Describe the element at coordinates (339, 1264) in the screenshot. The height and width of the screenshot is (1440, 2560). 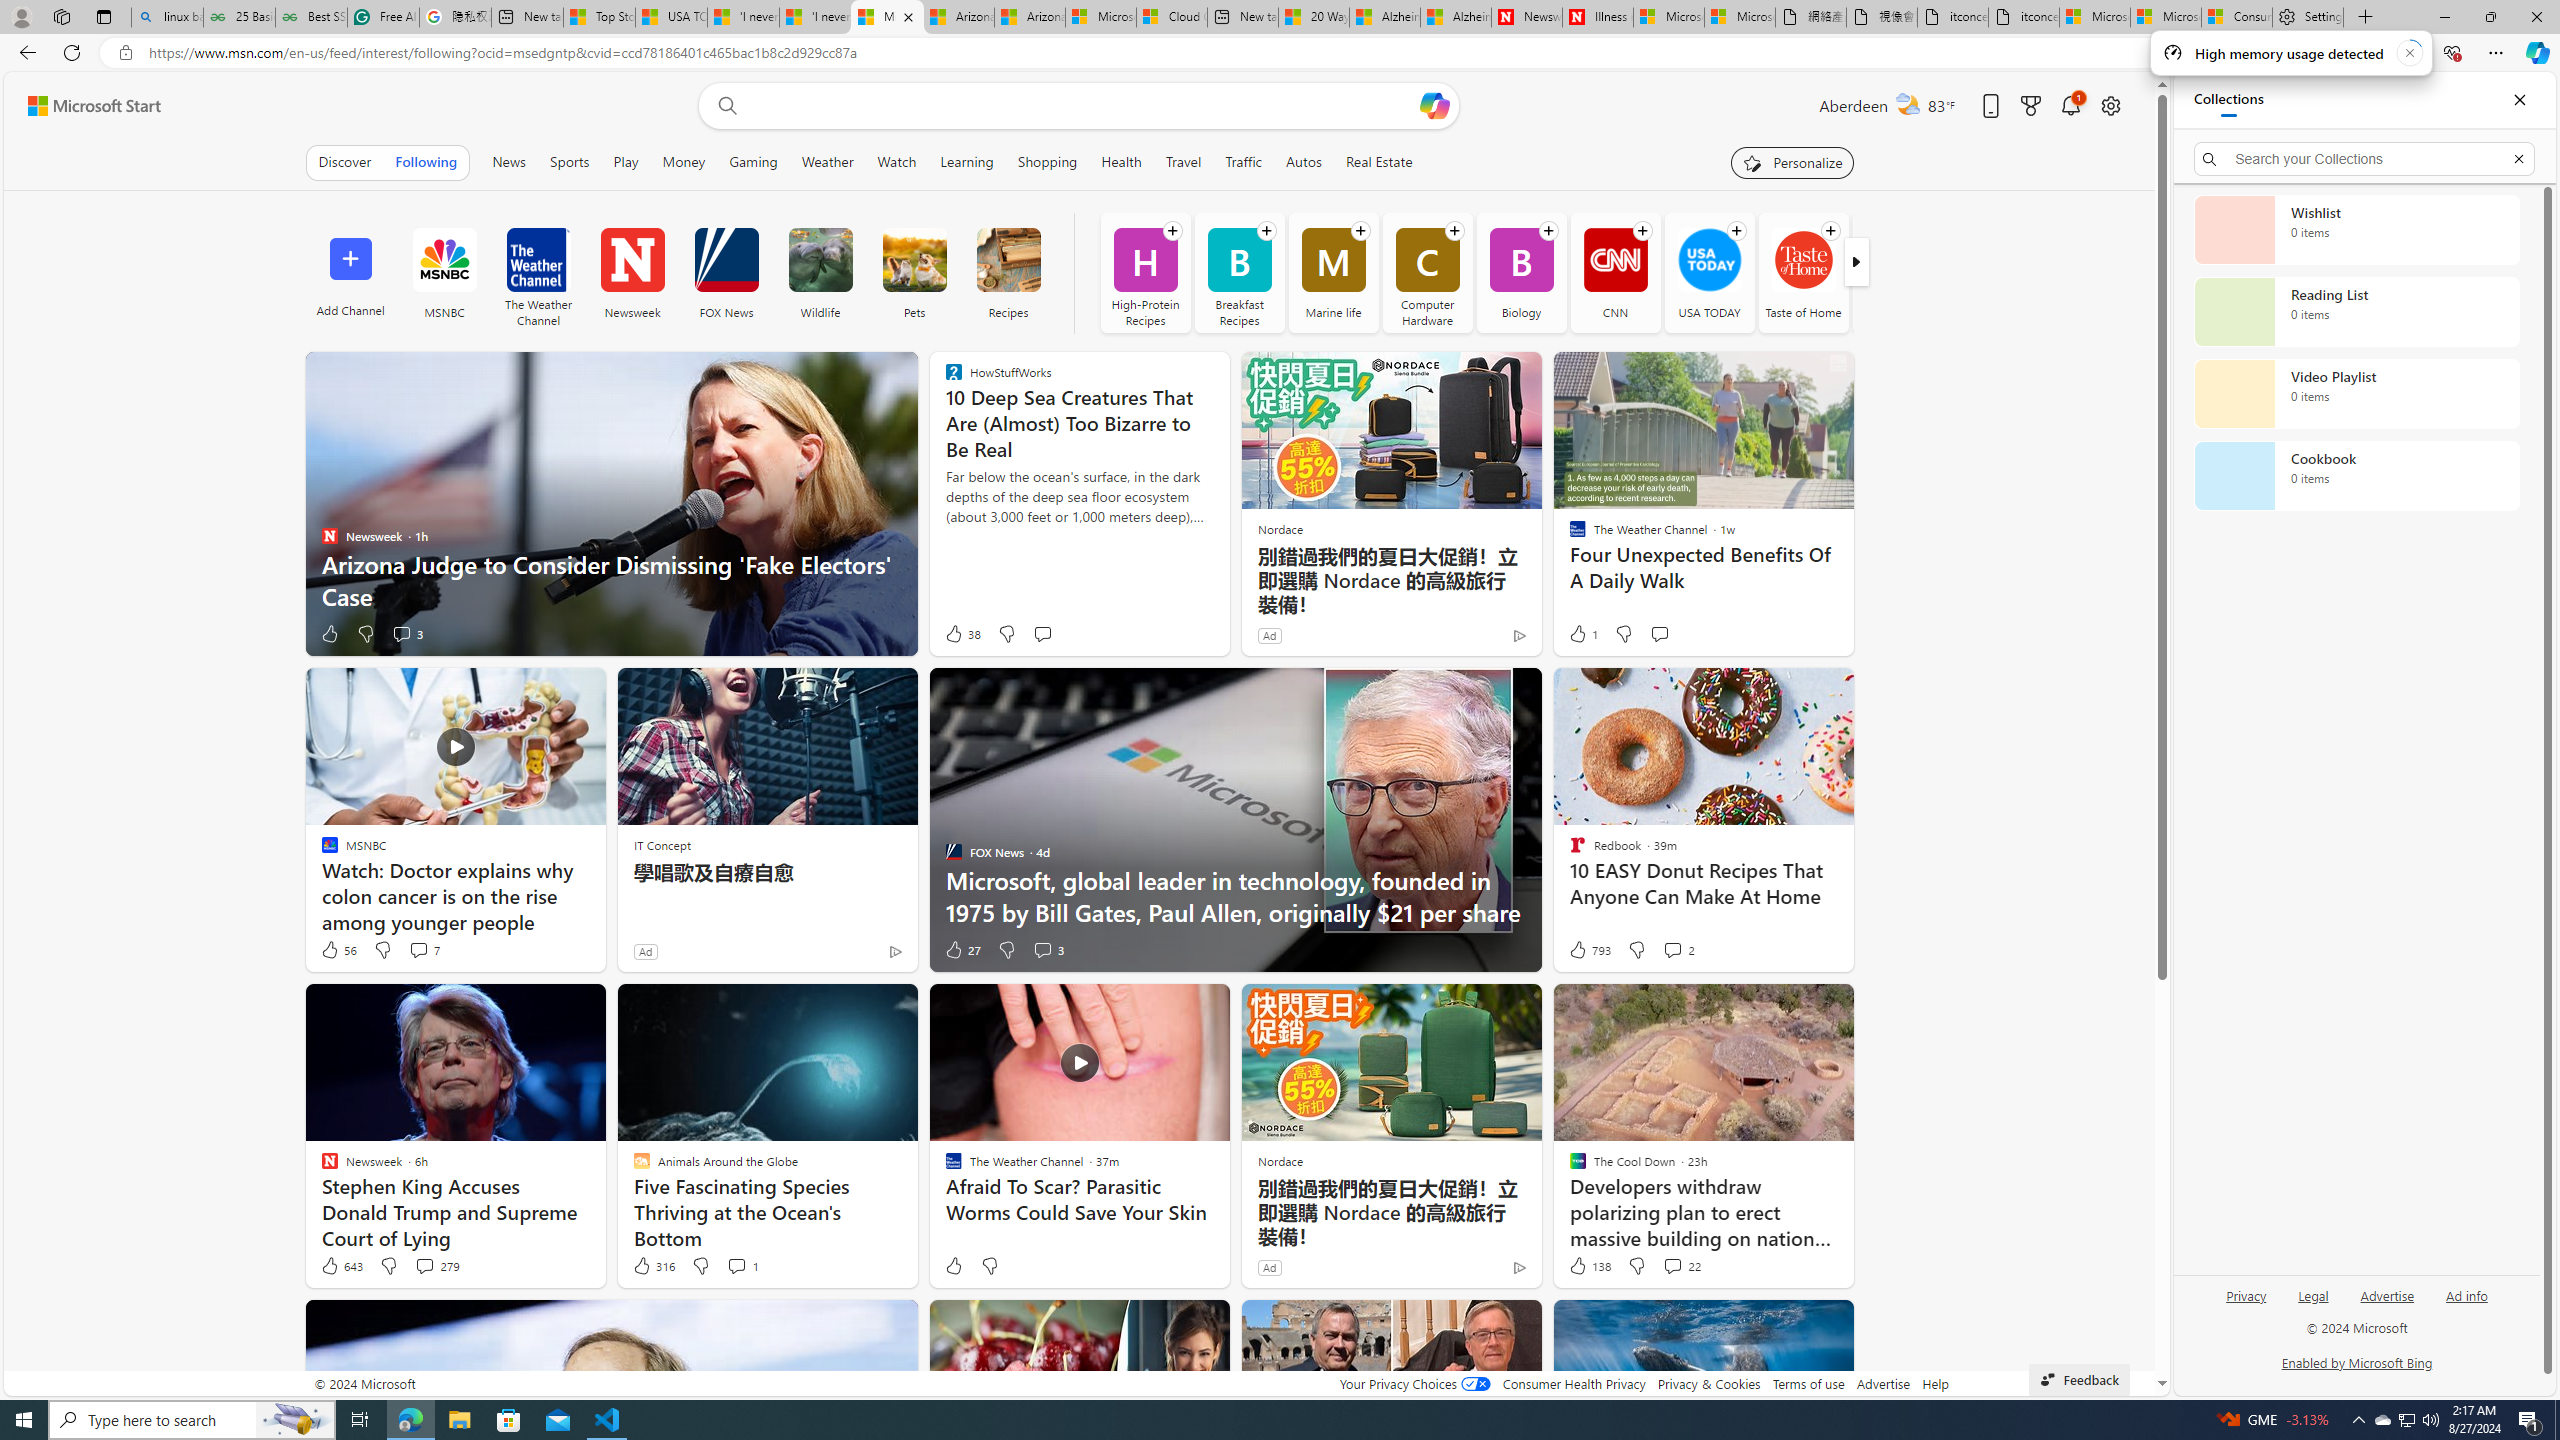
I see `'643 Like'` at that location.